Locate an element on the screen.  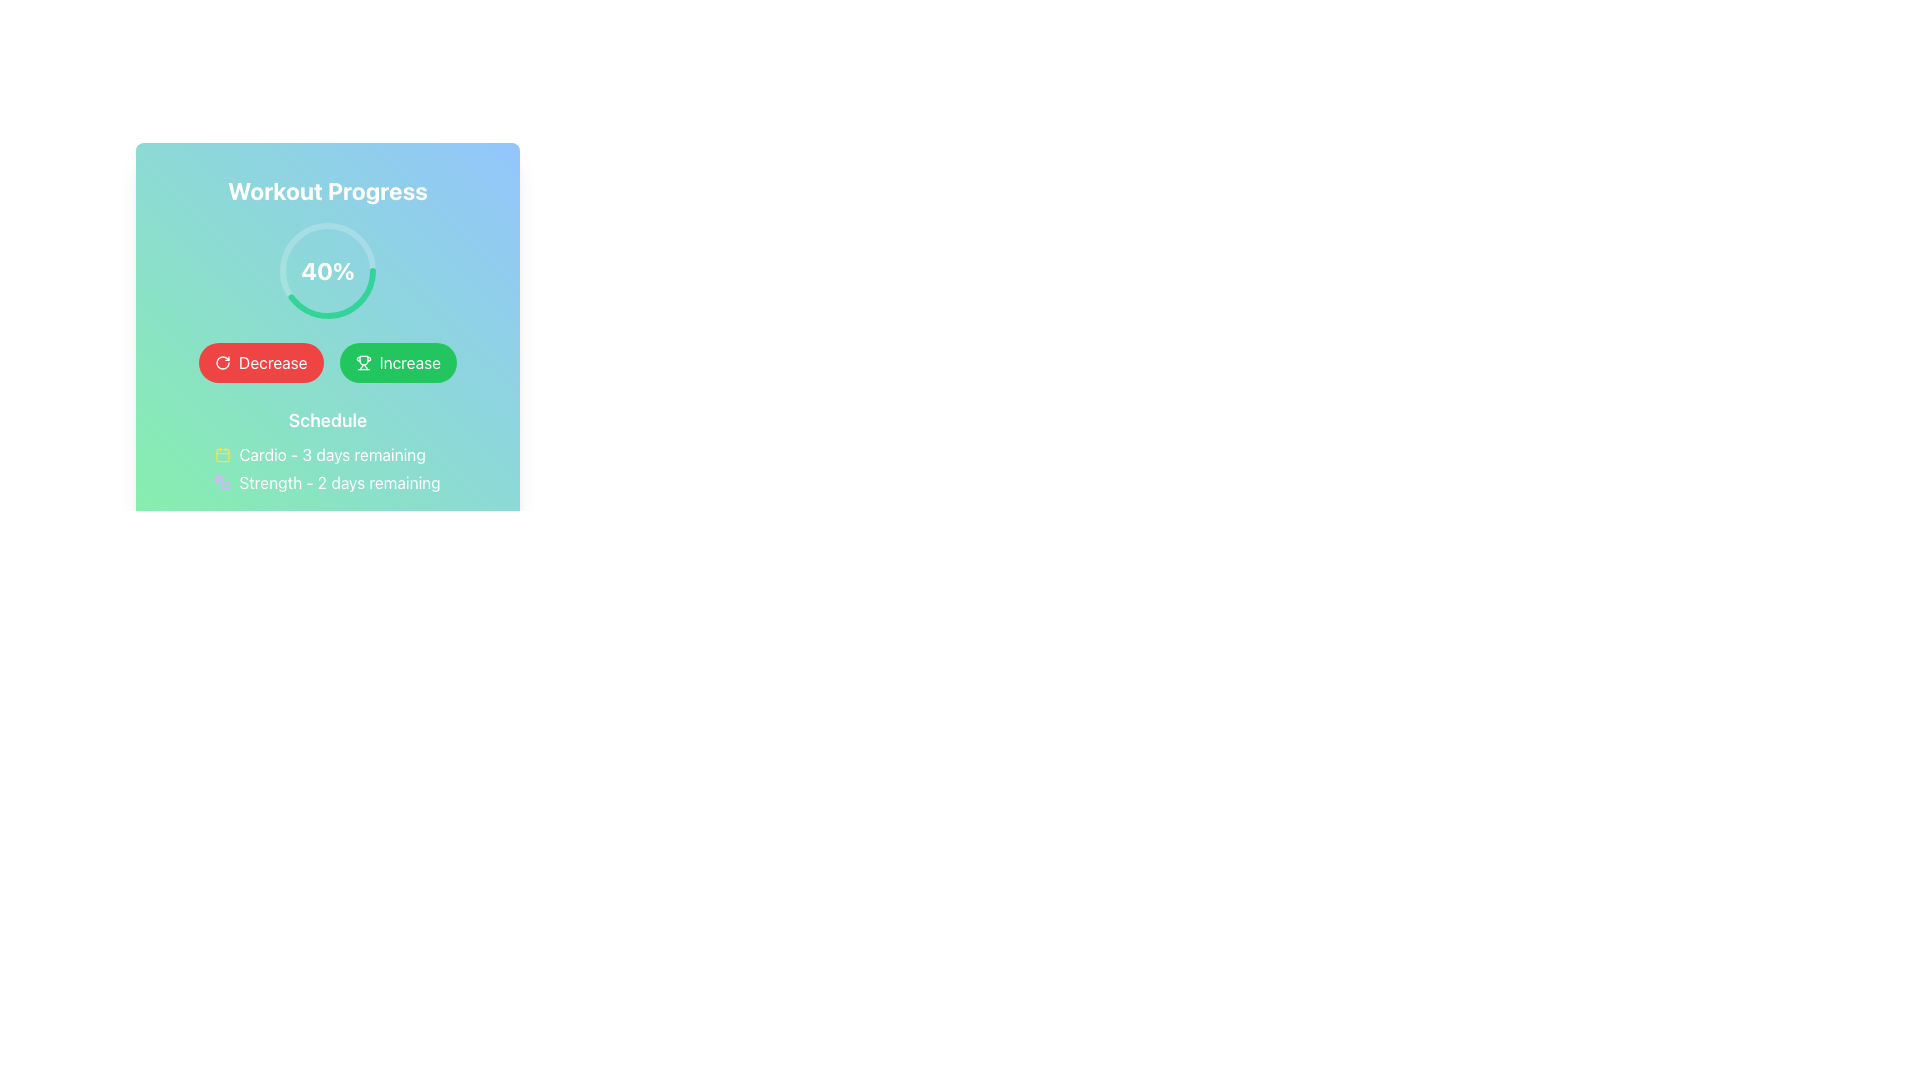
the 'Increase' button in the button group located below the progress circle labeled '40%' and above the 'Schedule' section on the card interface is located at coordinates (327, 362).